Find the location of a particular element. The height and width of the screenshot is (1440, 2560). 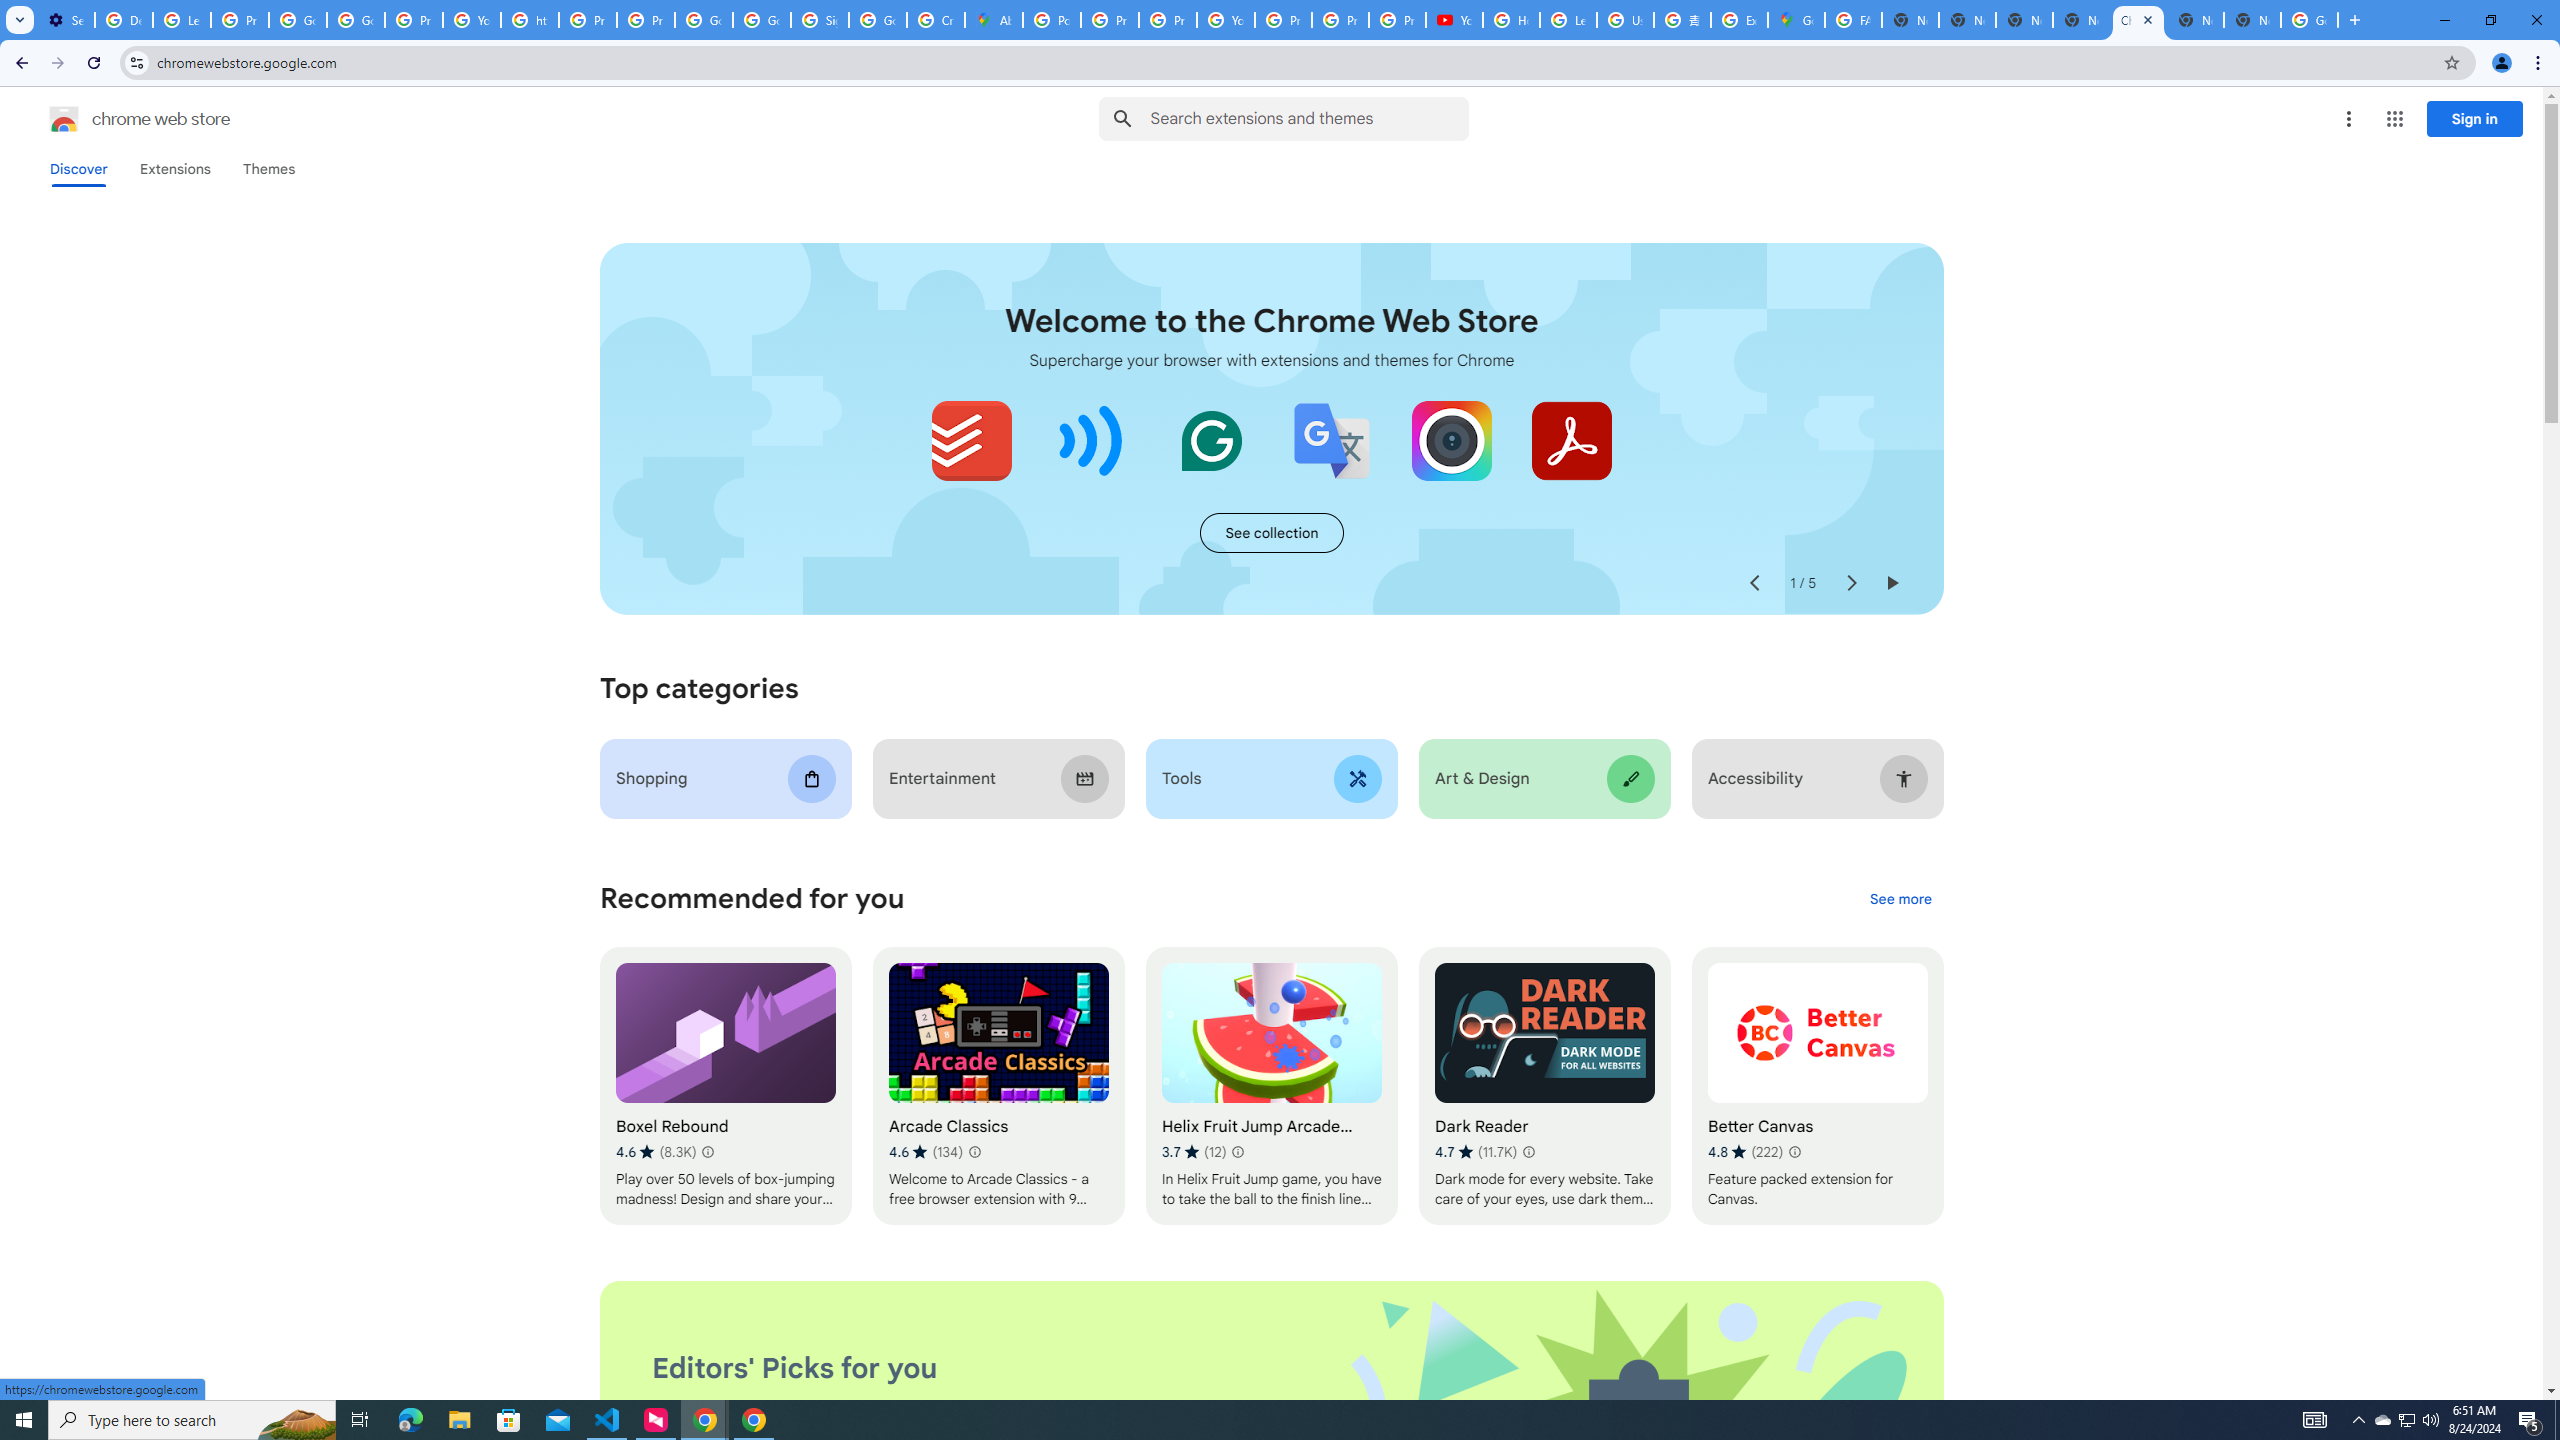

'New Tab' is located at coordinates (2251, 19).